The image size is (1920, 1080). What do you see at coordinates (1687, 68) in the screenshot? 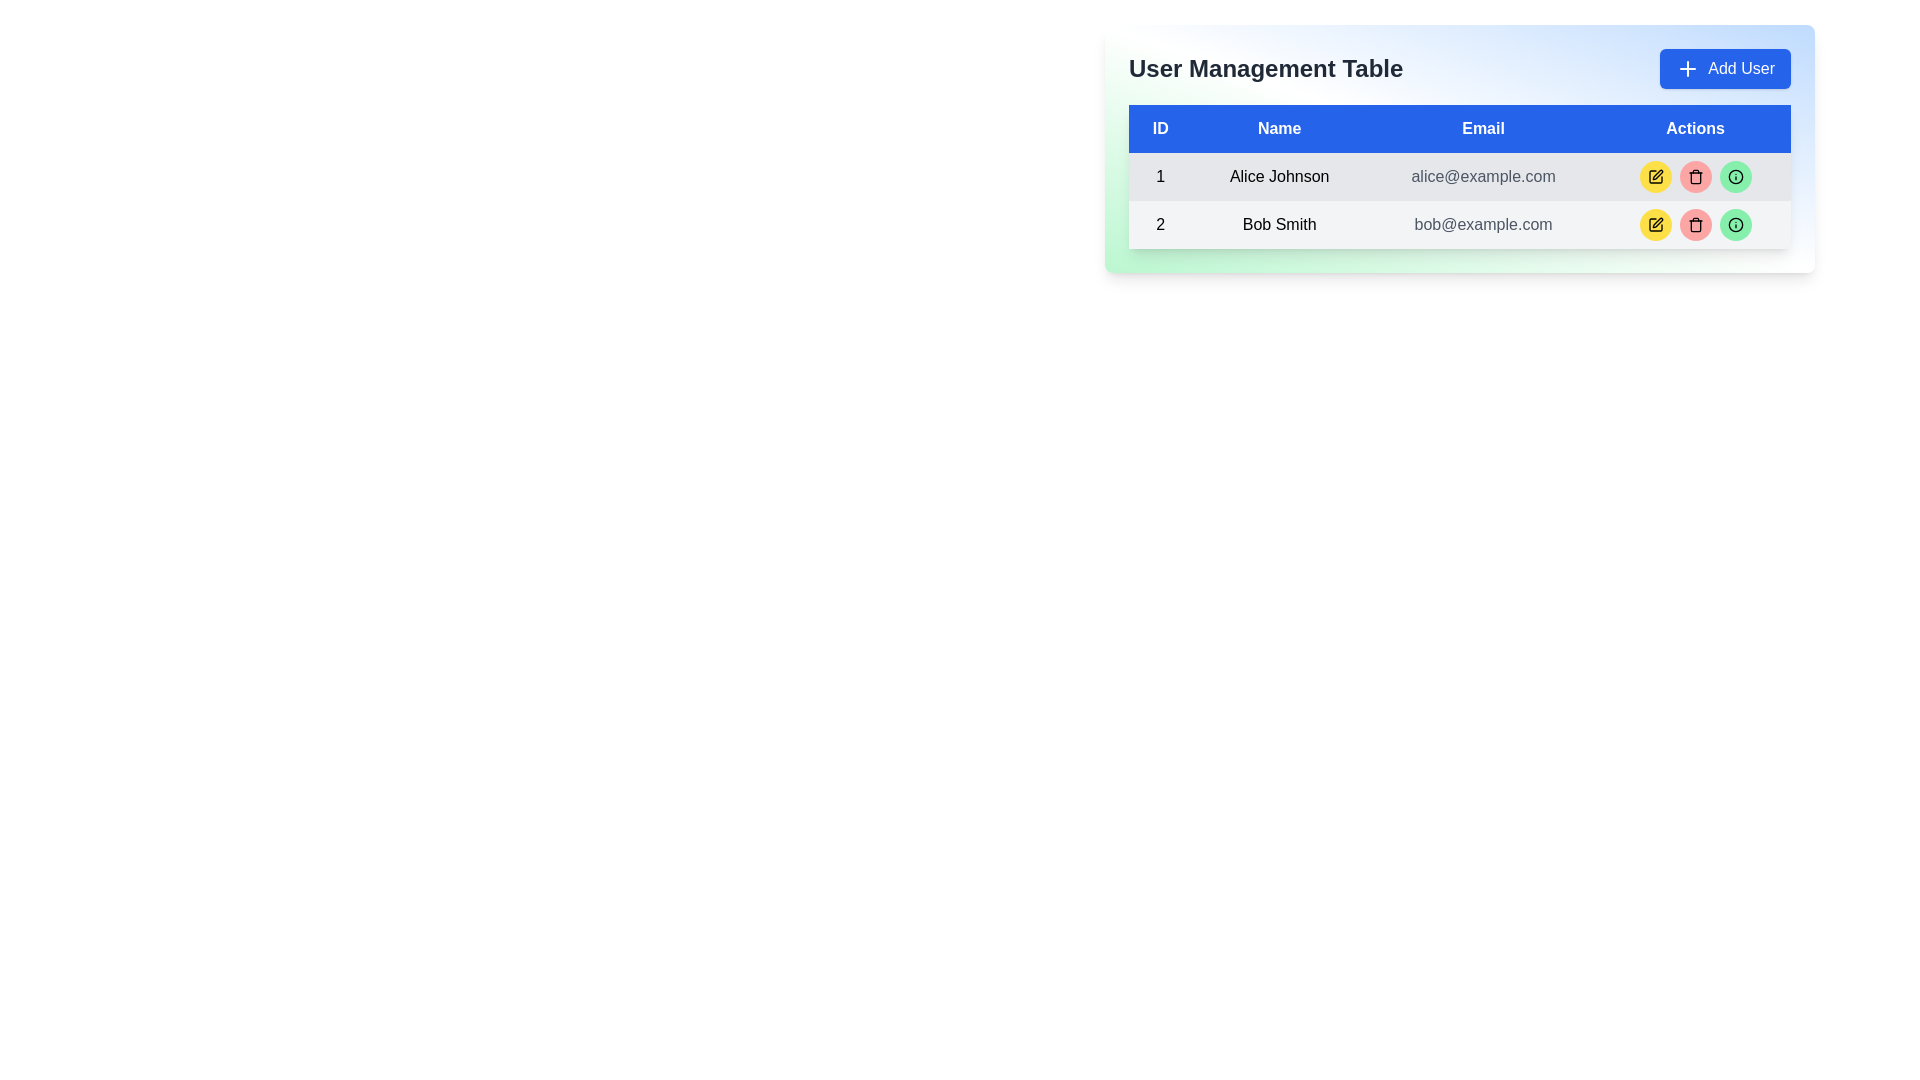
I see `the SVG icon representing a plus sign located within the blue 'Add User' button in the top-right section of the user management table interface` at bounding box center [1687, 68].